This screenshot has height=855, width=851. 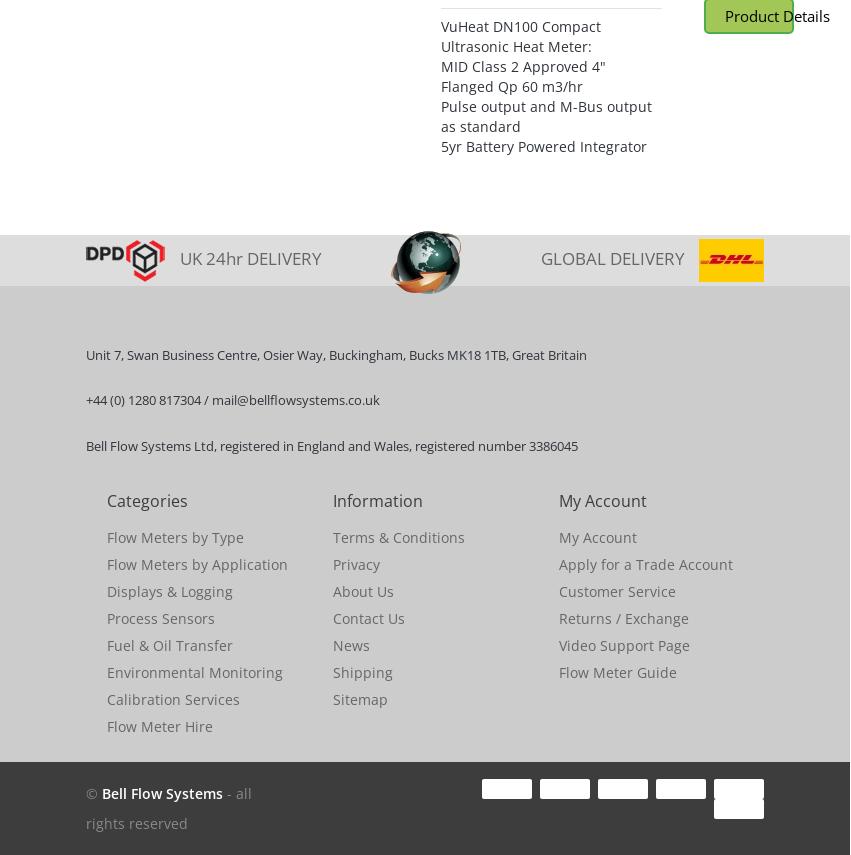 What do you see at coordinates (356, 563) in the screenshot?
I see `'Privacy'` at bounding box center [356, 563].